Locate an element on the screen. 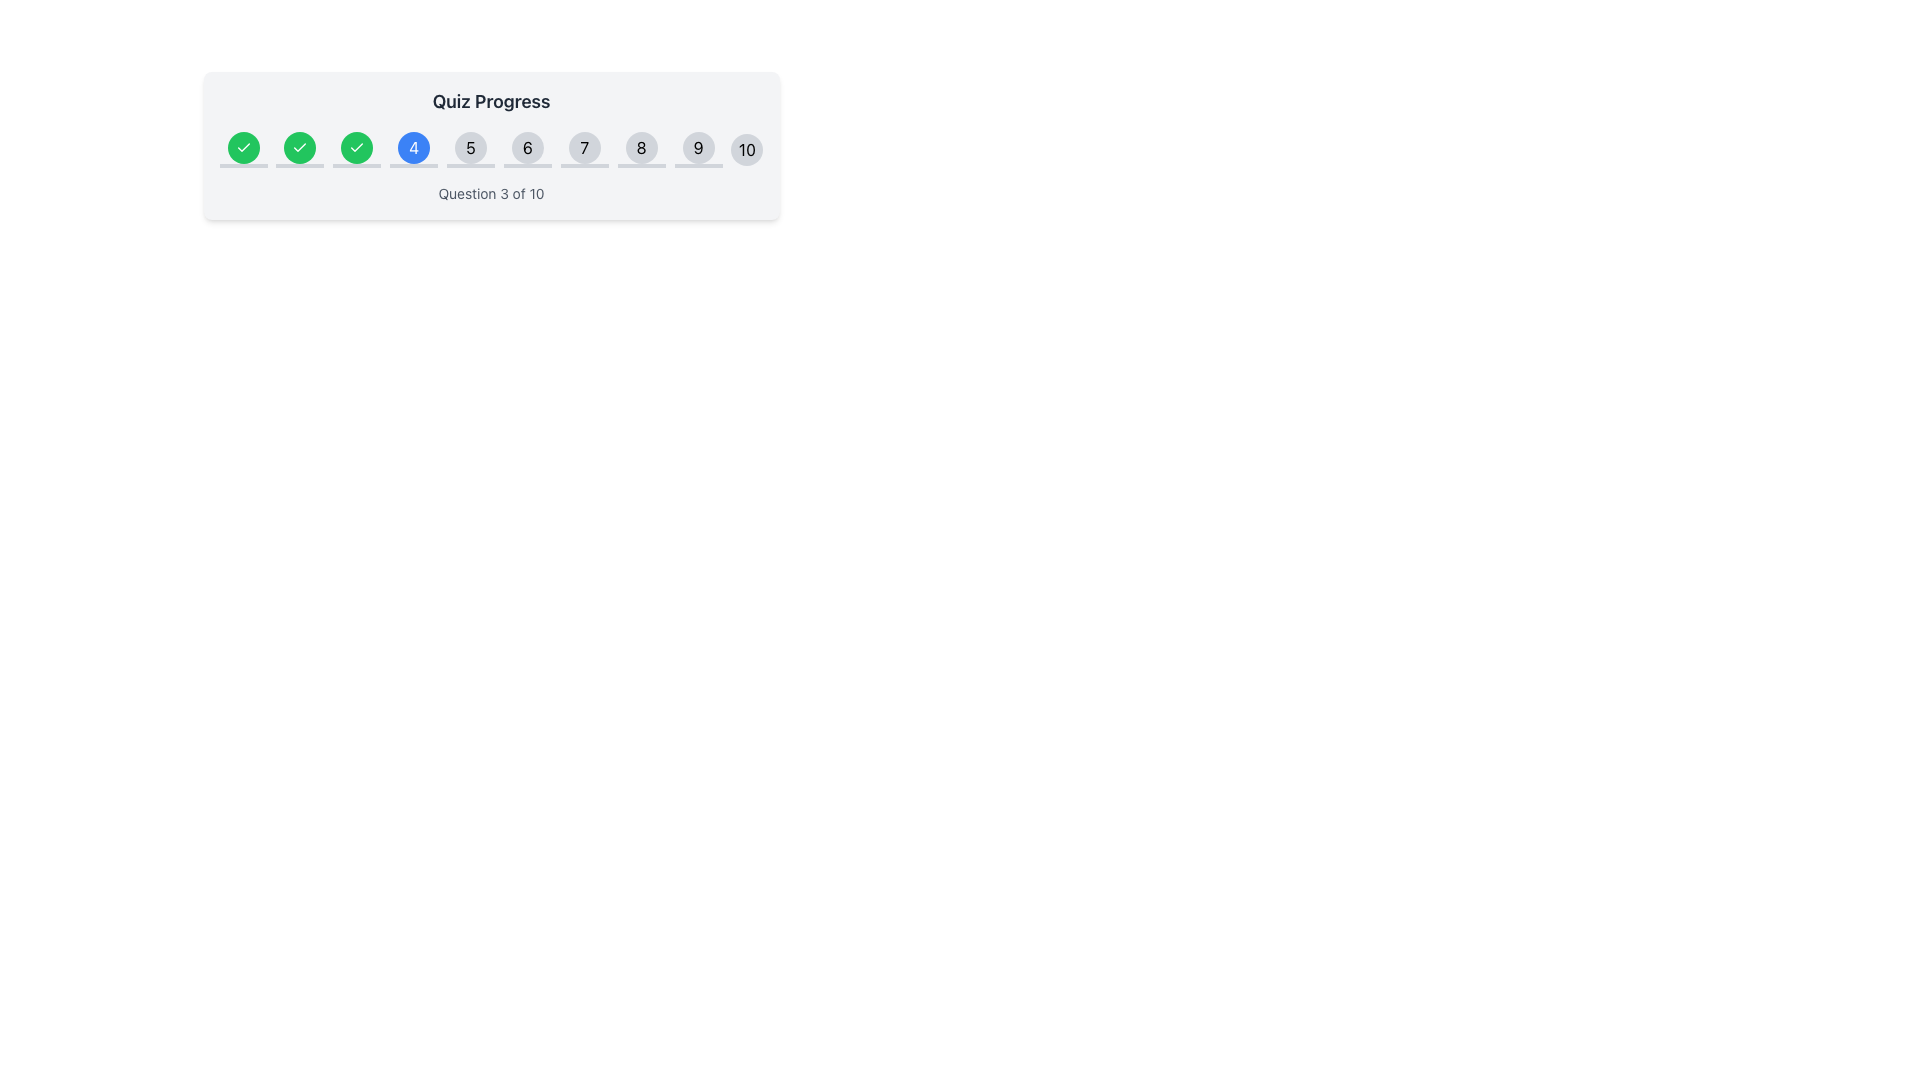 Image resolution: width=1920 pixels, height=1080 pixels. the third circular icon in the quiz progress bar is located at coordinates (357, 146).